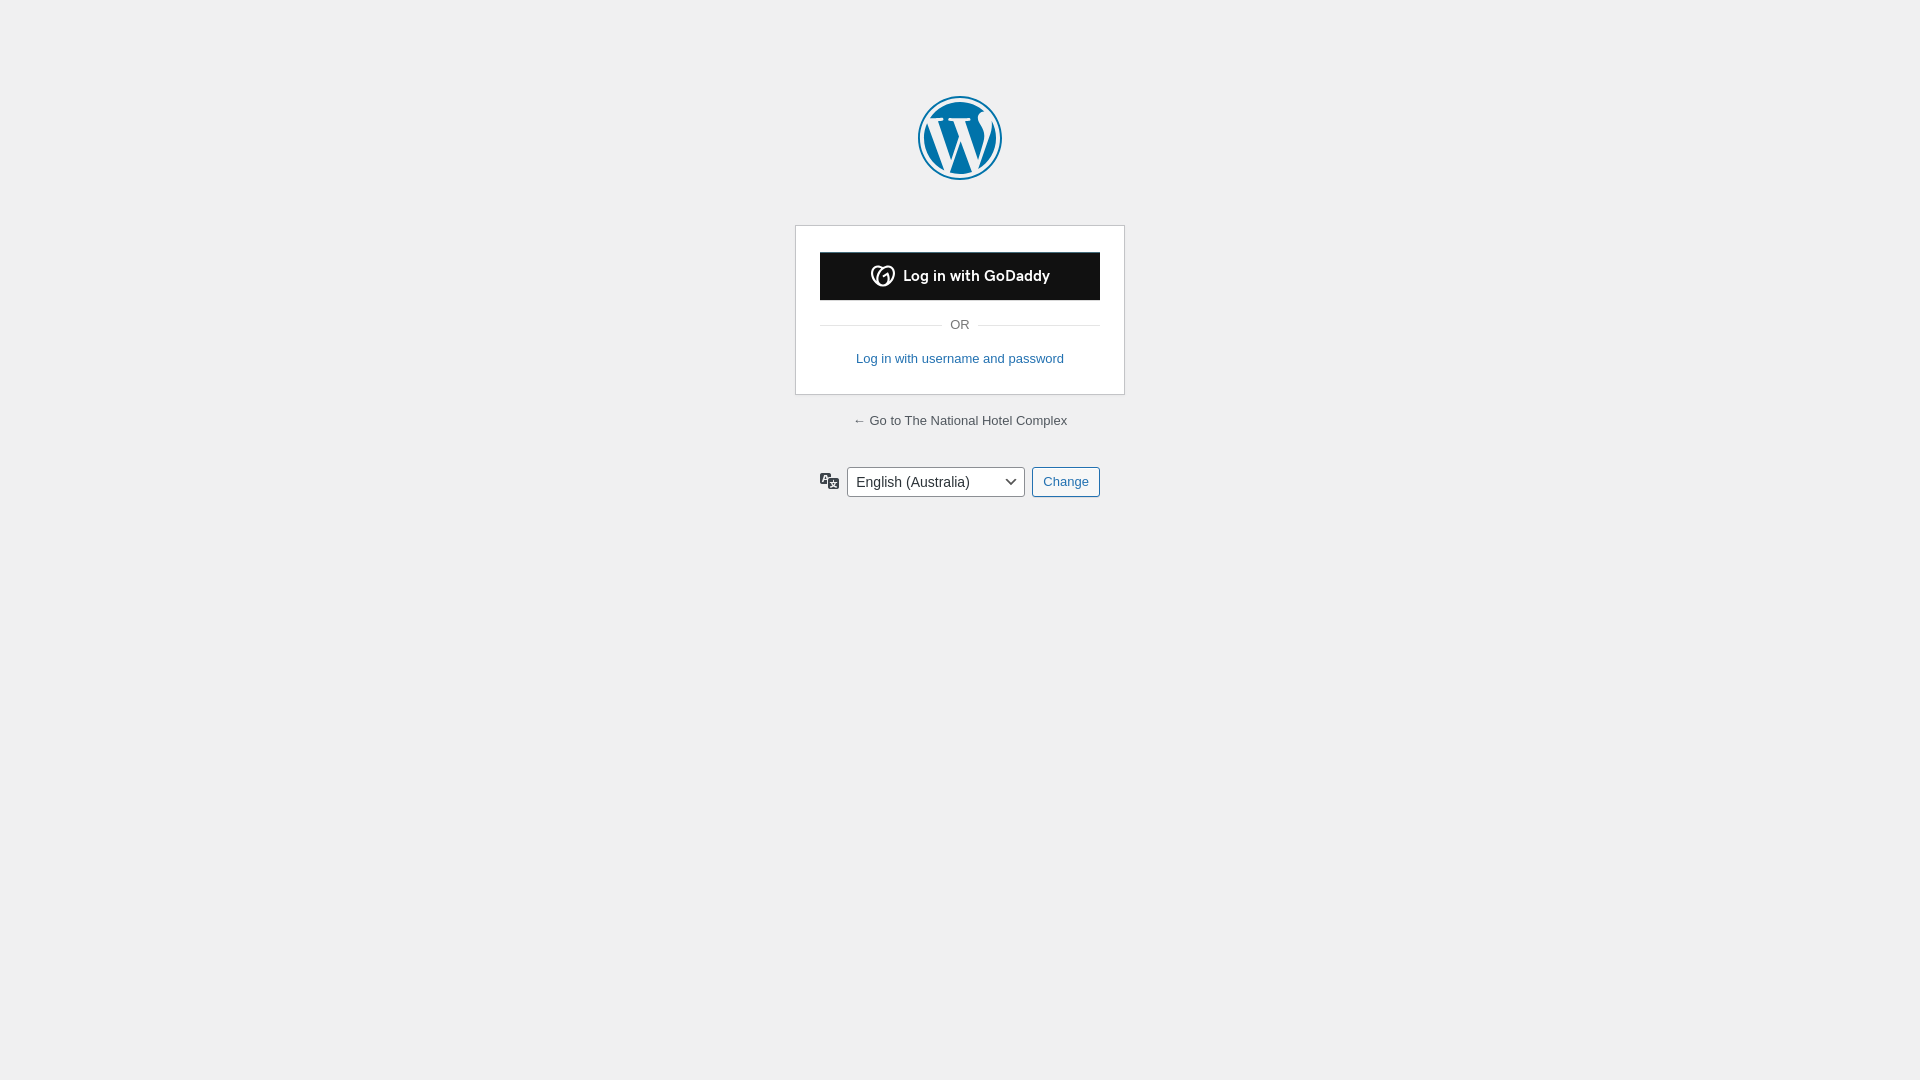  Describe the element at coordinates (820, 276) in the screenshot. I see `'Log in with GoDaddy'` at that location.